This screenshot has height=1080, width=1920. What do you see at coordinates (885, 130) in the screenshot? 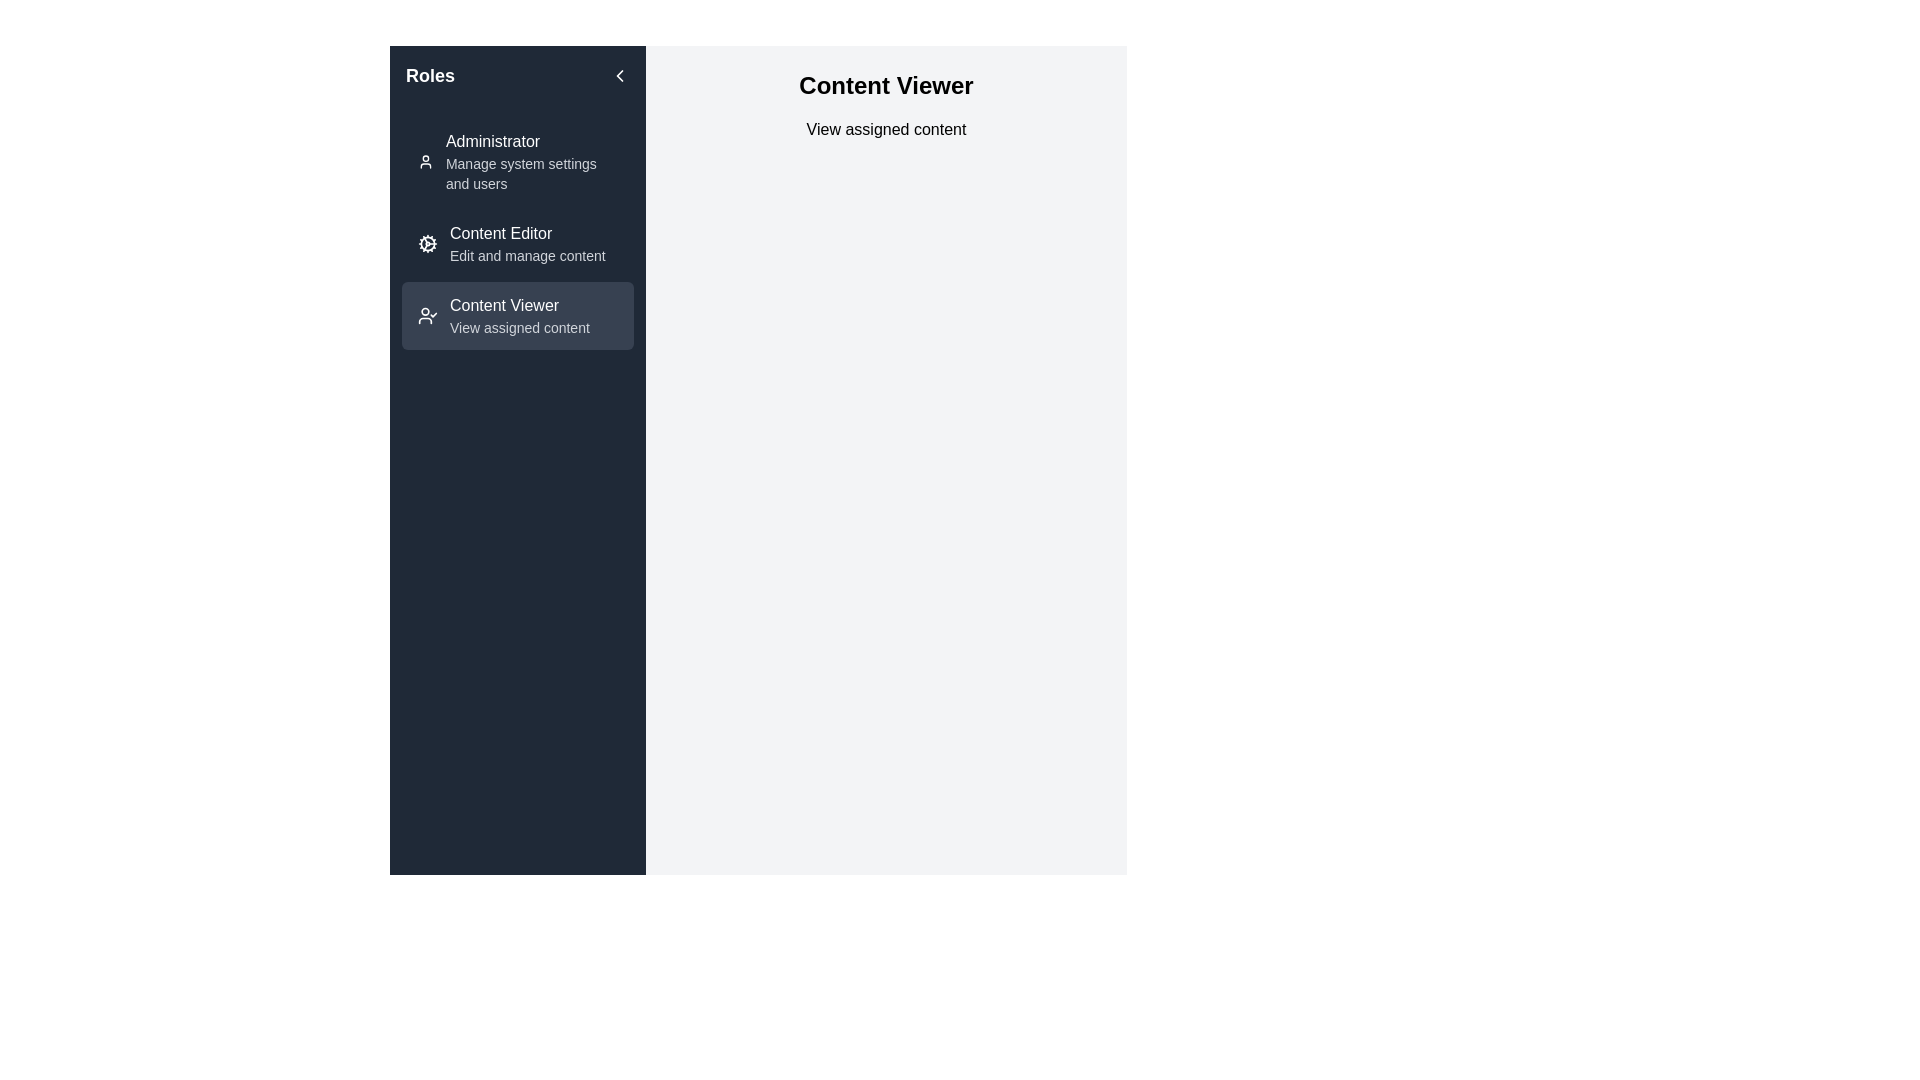
I see `the content information text label located below the 'Content Viewer' header, which indicates that this section is about viewing assigned content` at bounding box center [885, 130].